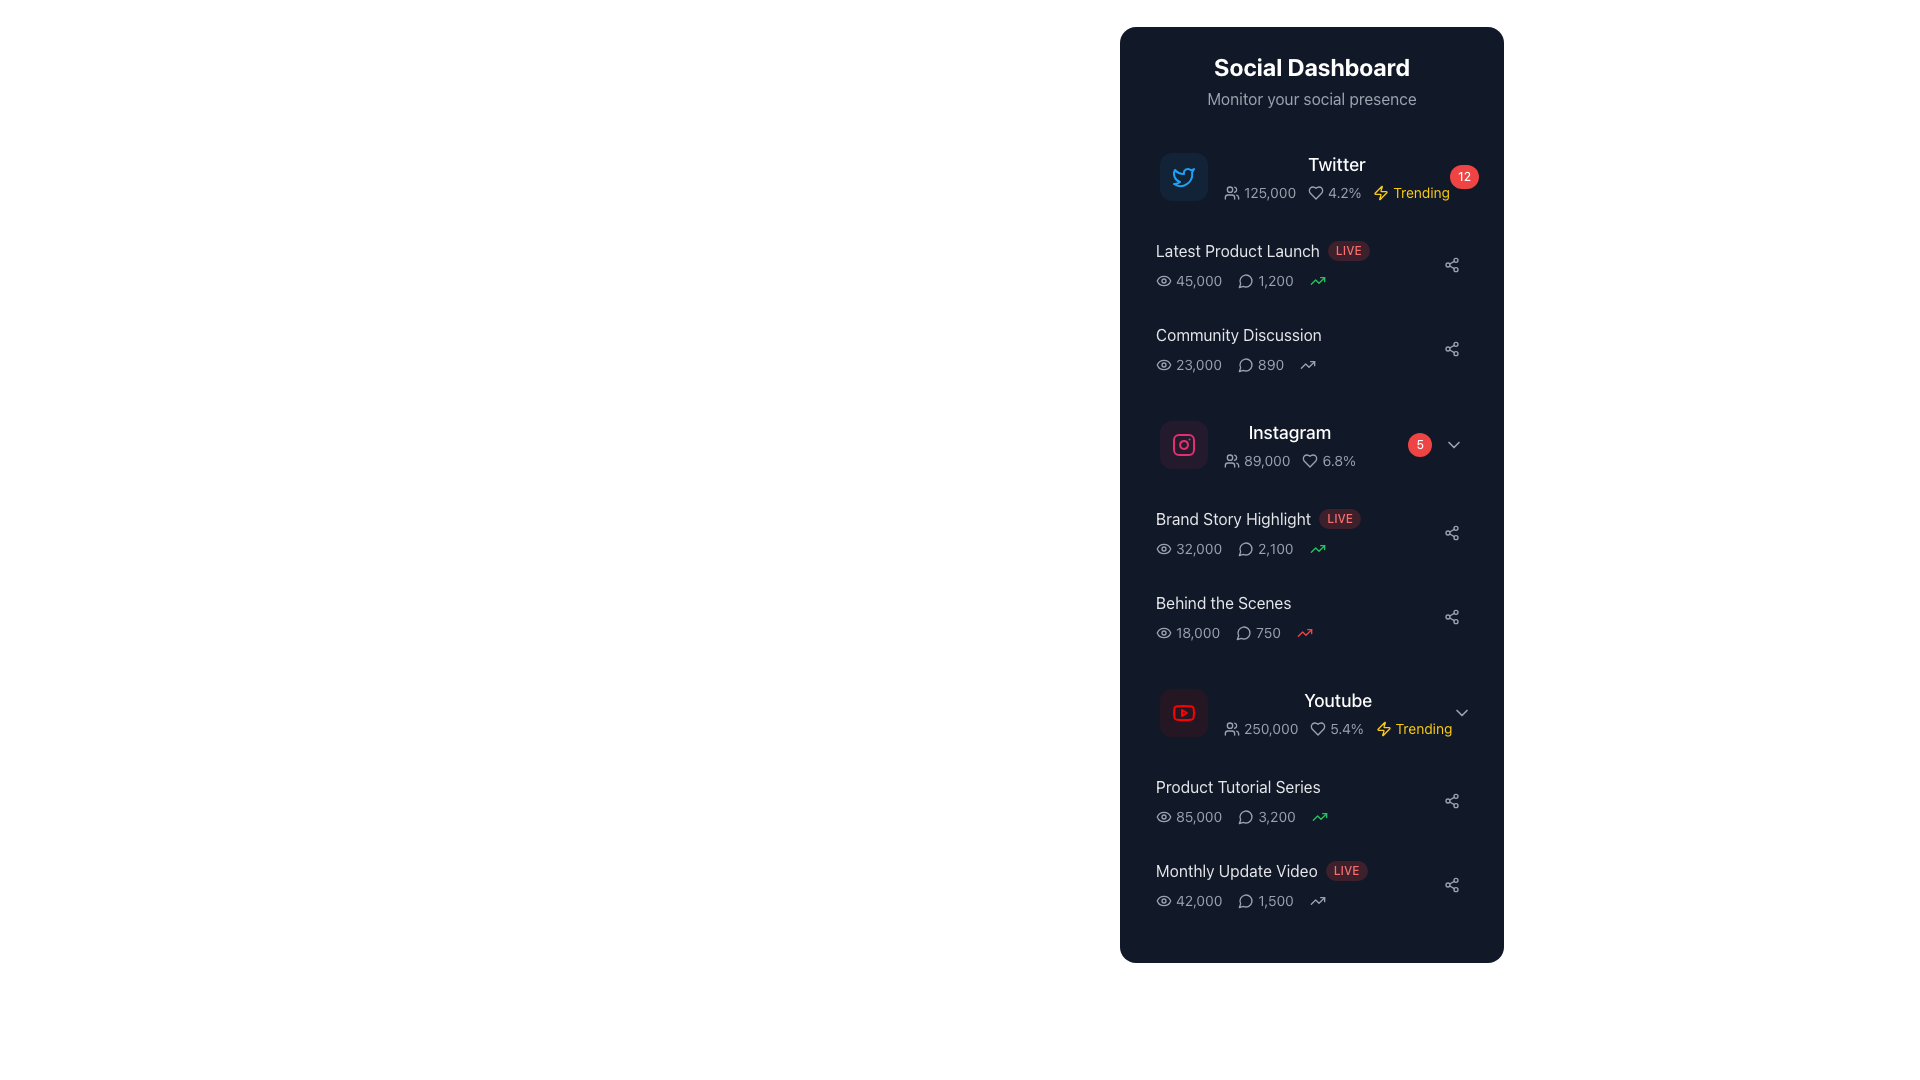 This screenshot has width=1920, height=1080. Describe the element at coordinates (1382, 729) in the screenshot. I see `the 'Trending' icon, which is a dynamic SVG graphic element located next to the text 'Trending' in the Youtube section` at that location.